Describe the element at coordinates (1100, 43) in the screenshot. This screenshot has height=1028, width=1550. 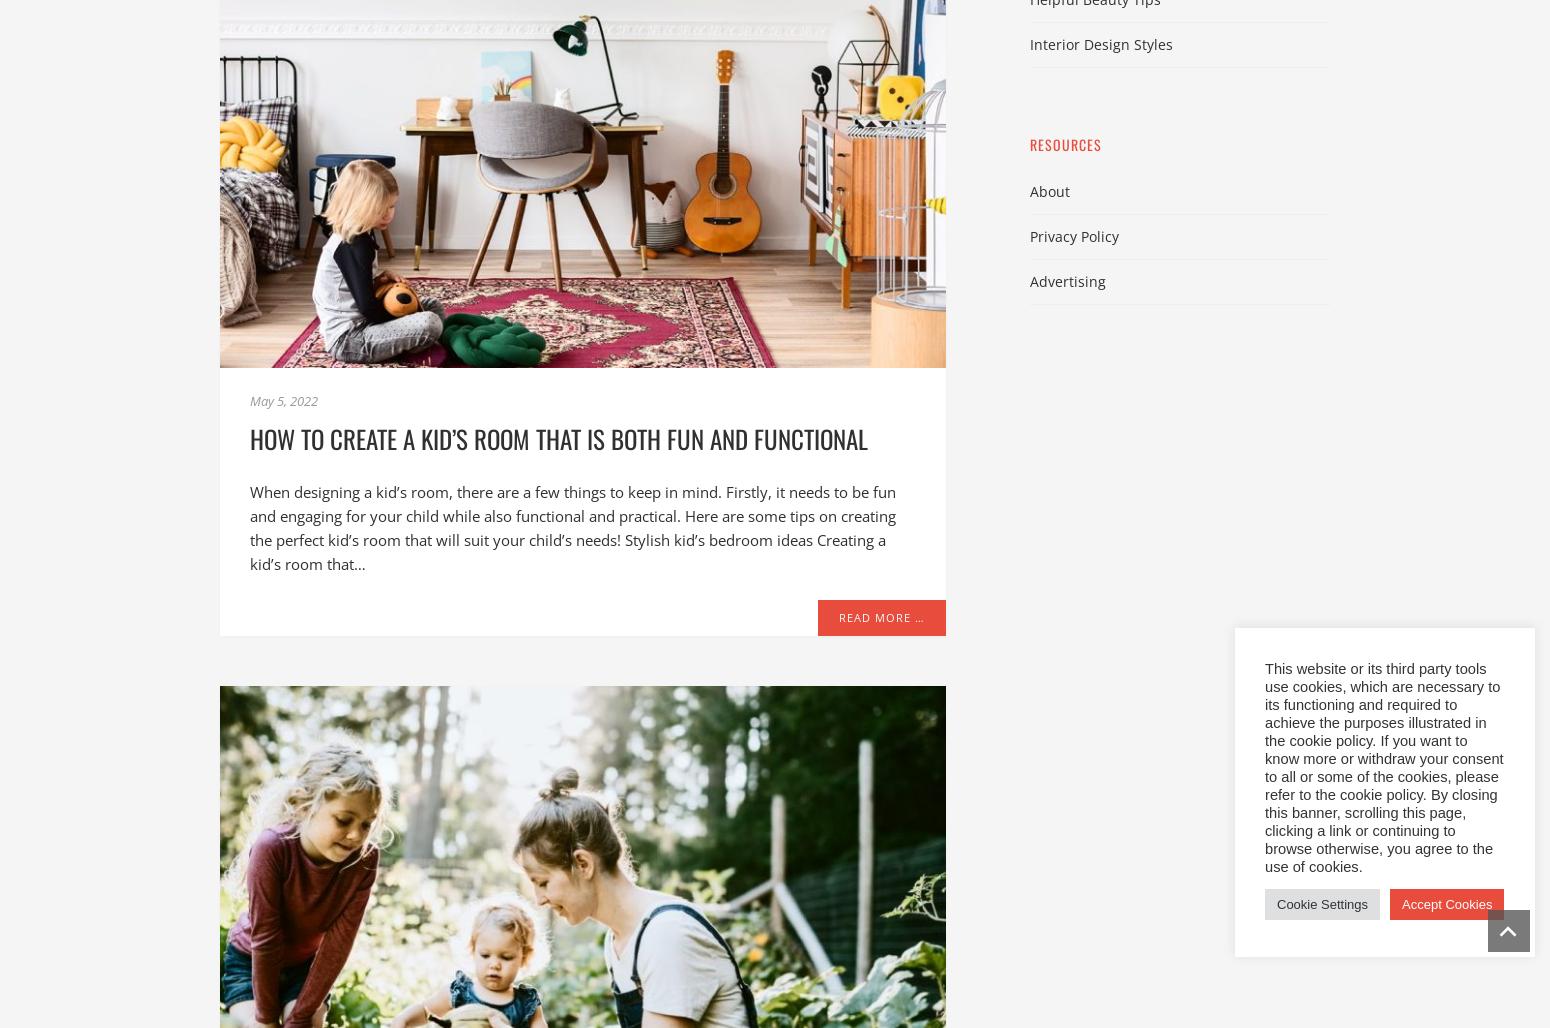
I see `'Interior Design Styles'` at that location.